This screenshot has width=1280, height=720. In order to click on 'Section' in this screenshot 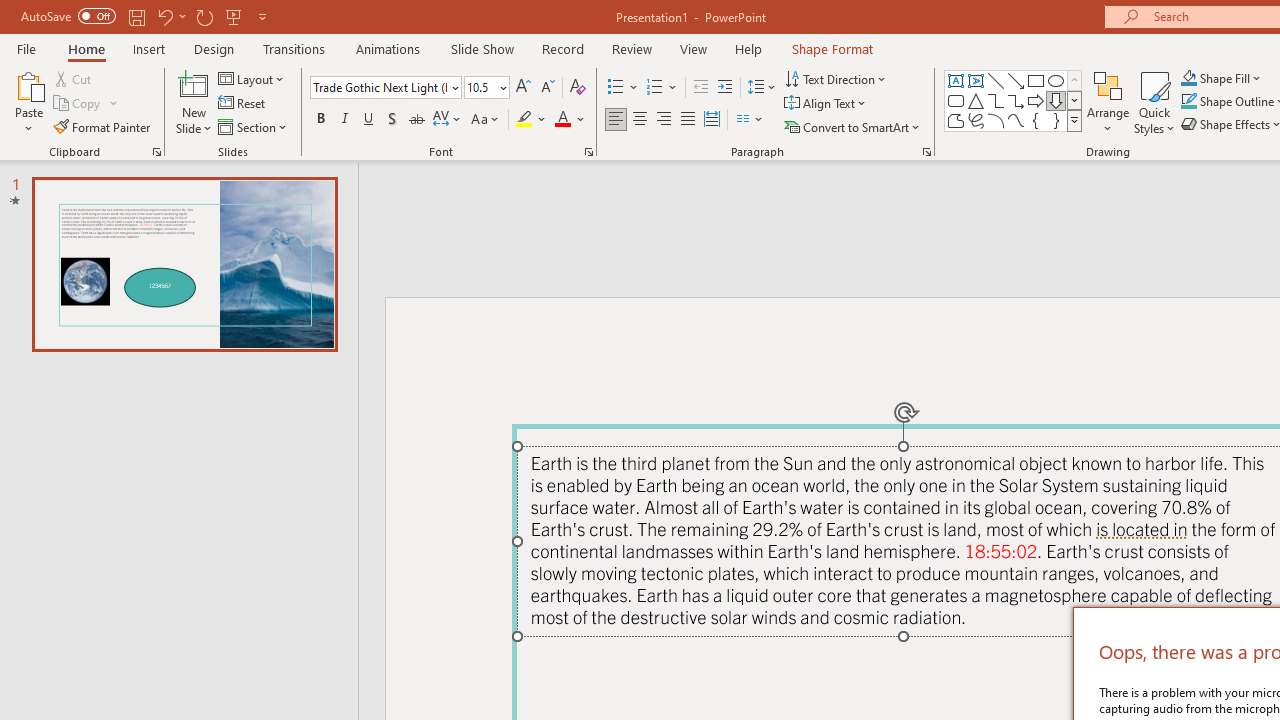, I will do `click(253, 127)`.